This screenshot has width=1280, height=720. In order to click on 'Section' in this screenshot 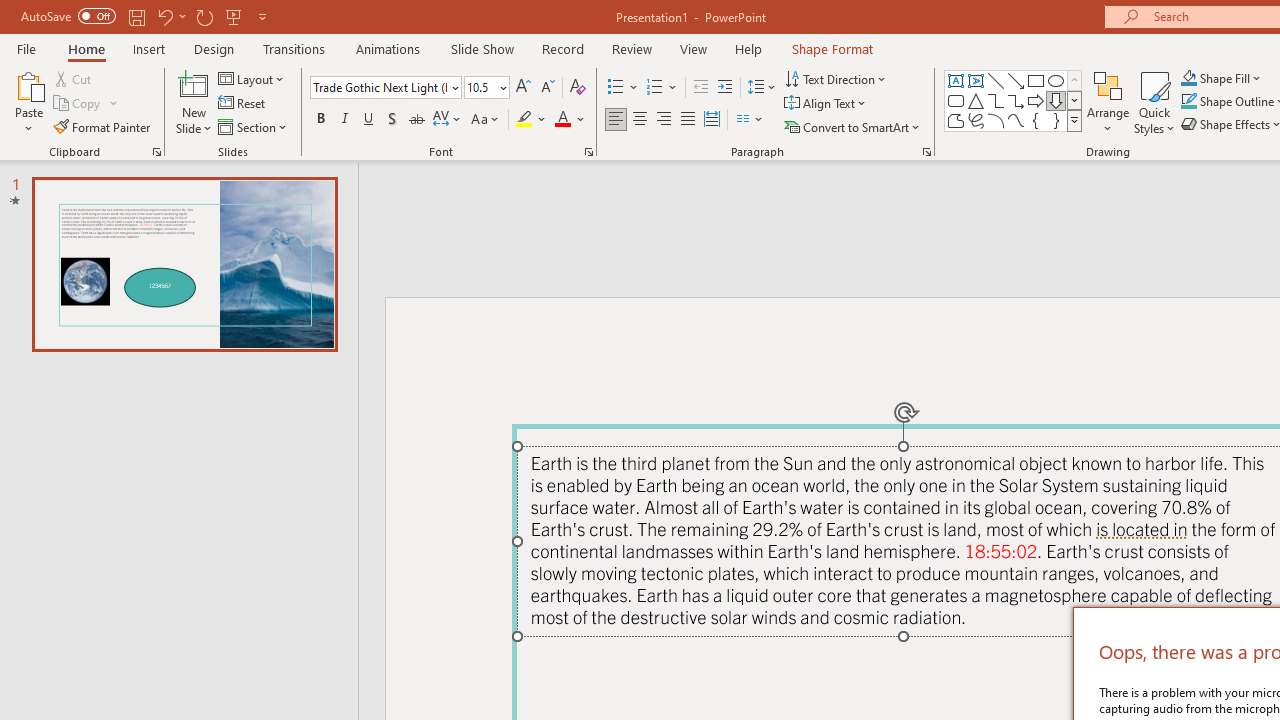, I will do `click(253, 127)`.